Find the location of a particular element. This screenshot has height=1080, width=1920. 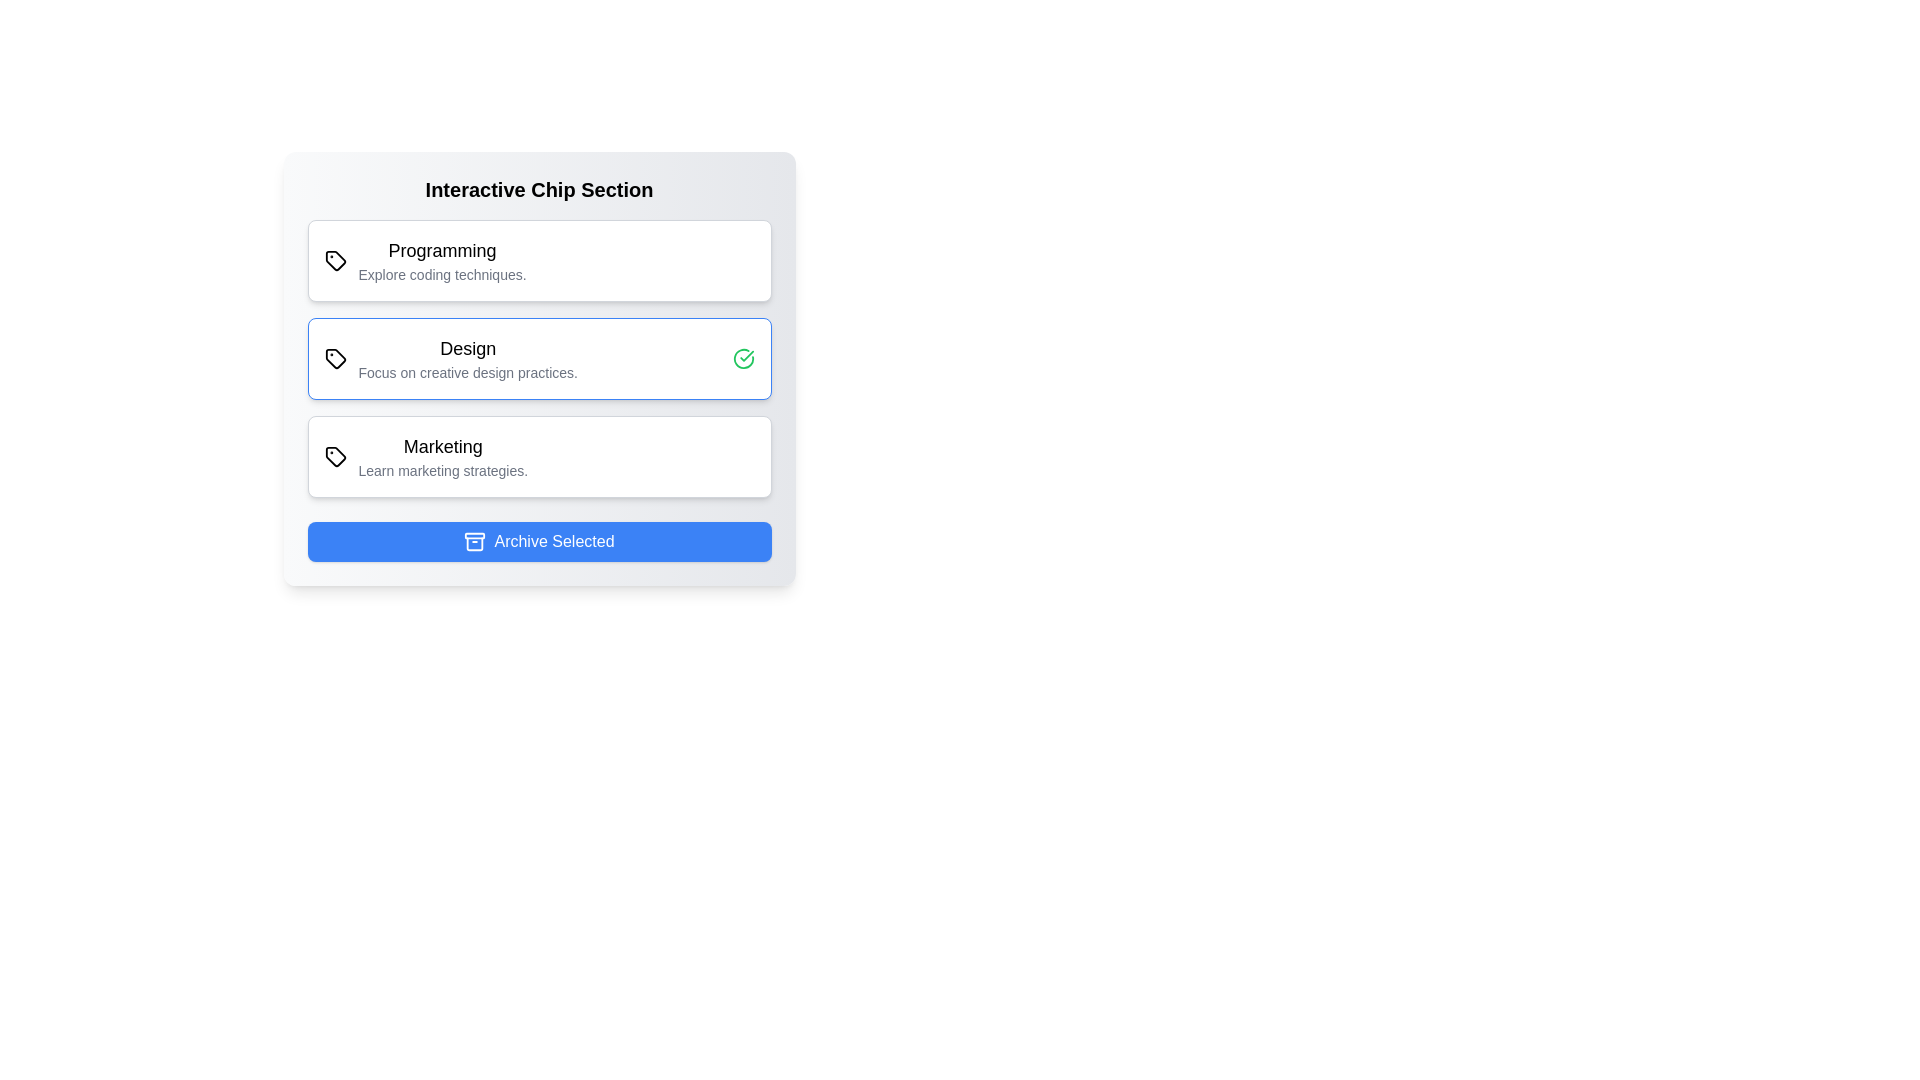

the chip labeled Design to toggle its selection state is located at coordinates (539, 357).